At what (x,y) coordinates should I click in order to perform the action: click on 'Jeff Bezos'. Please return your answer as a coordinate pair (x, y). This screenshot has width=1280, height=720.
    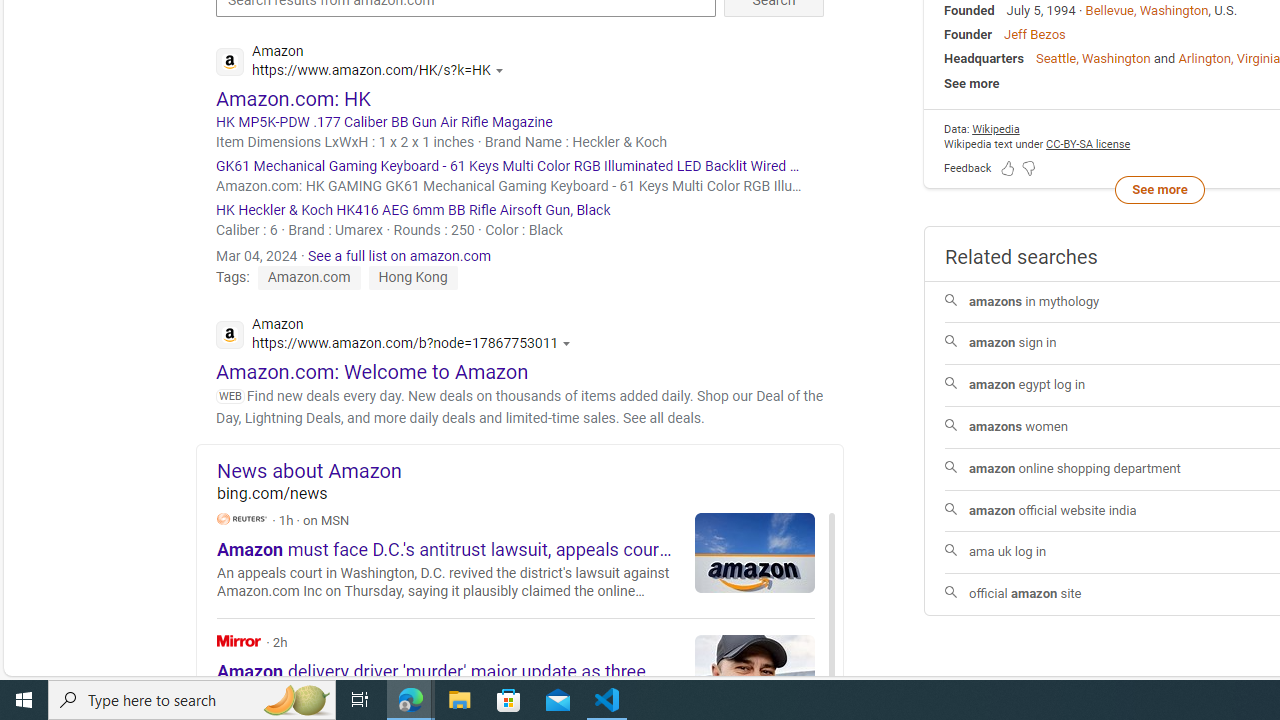
    Looking at the image, I should click on (1034, 34).